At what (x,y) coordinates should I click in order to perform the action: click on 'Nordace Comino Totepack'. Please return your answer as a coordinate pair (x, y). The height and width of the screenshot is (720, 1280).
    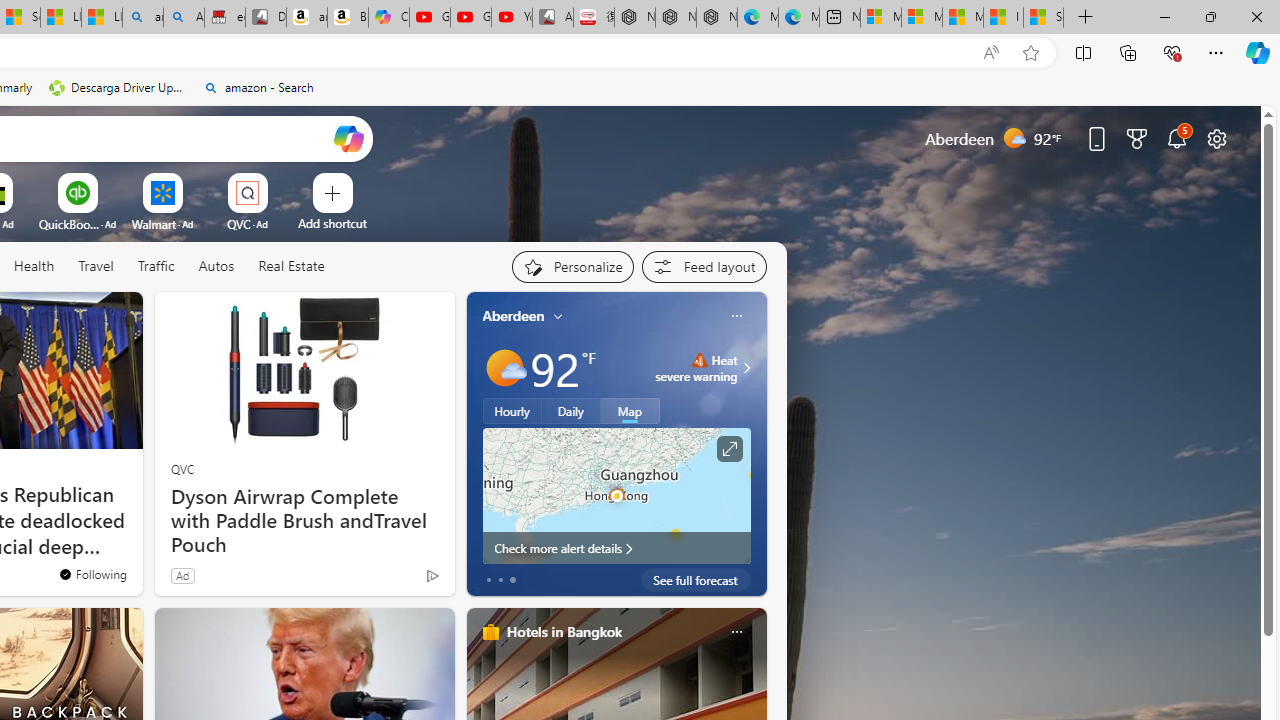
    Looking at the image, I should click on (633, 17).